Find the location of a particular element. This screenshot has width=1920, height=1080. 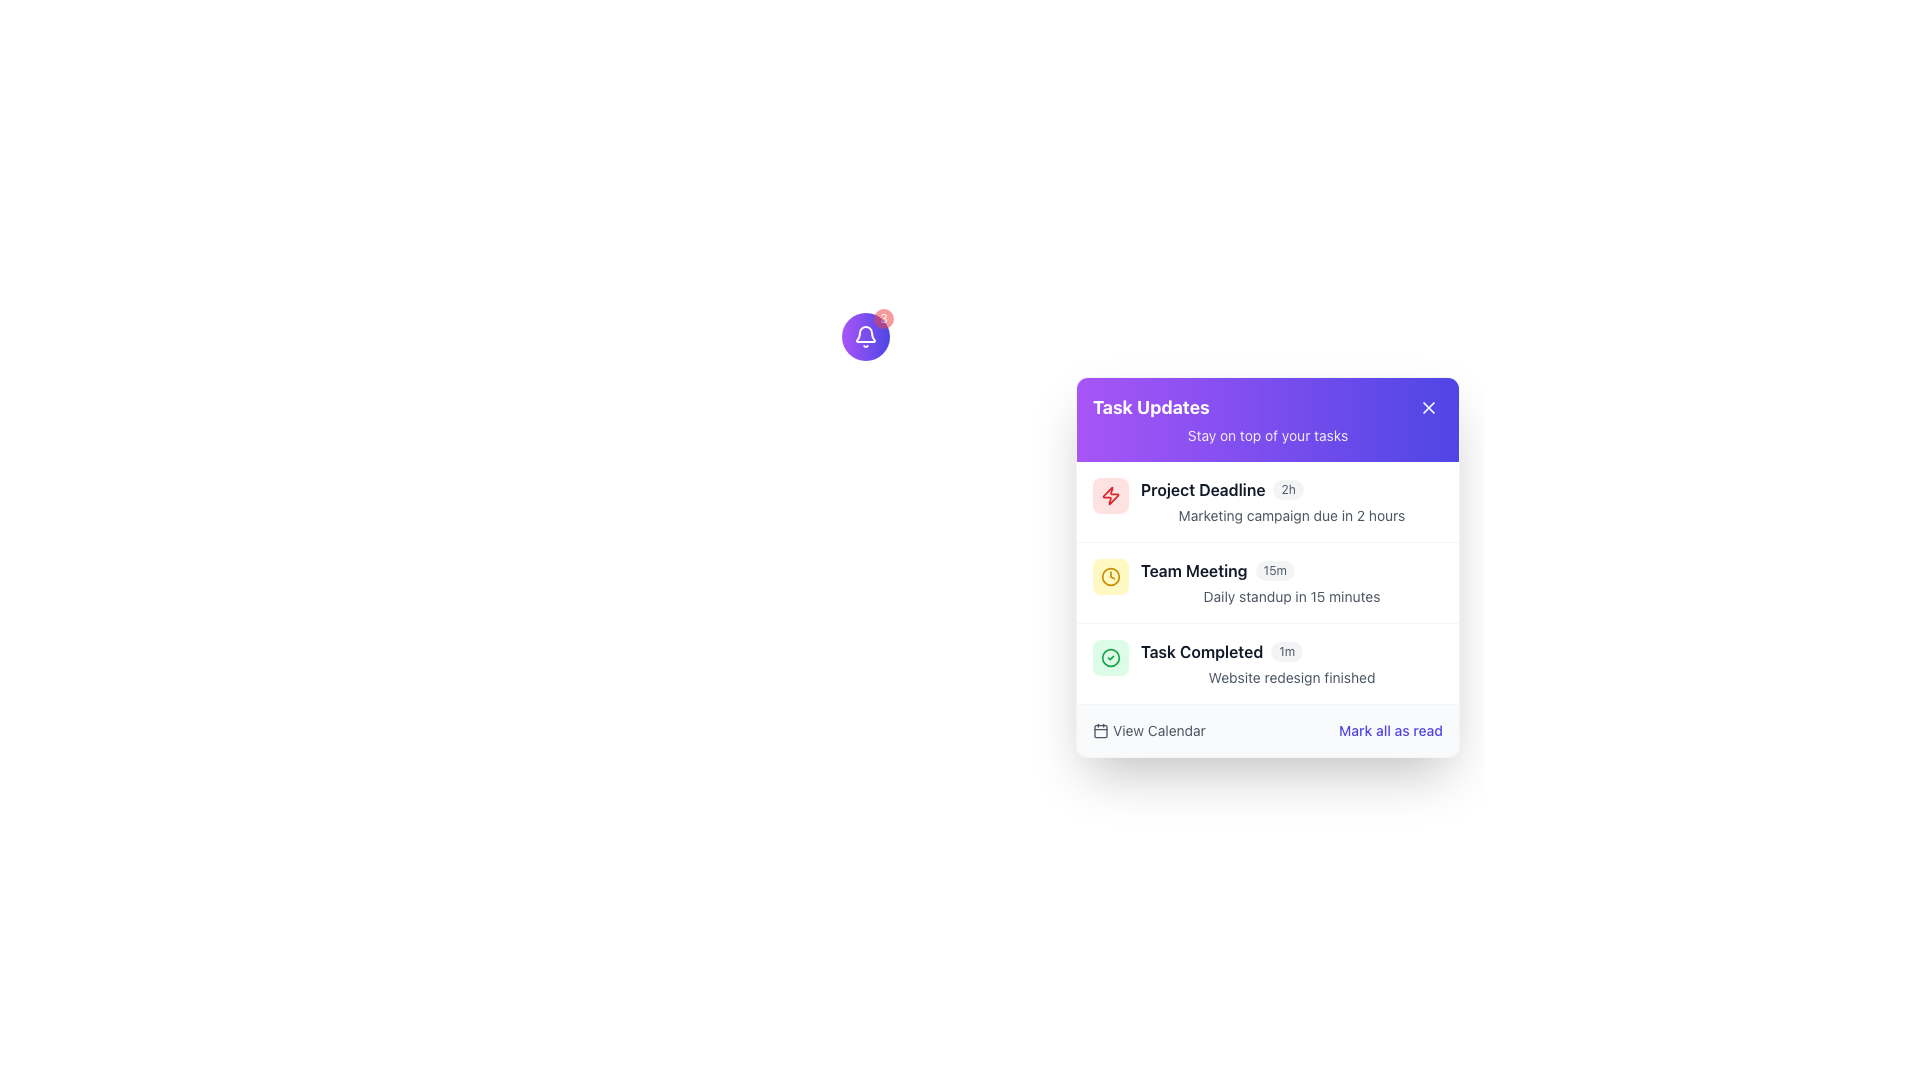

the static label displaying the text '2h' which is located in the notification area, following the 'Project Deadline' text is located at coordinates (1288, 489).